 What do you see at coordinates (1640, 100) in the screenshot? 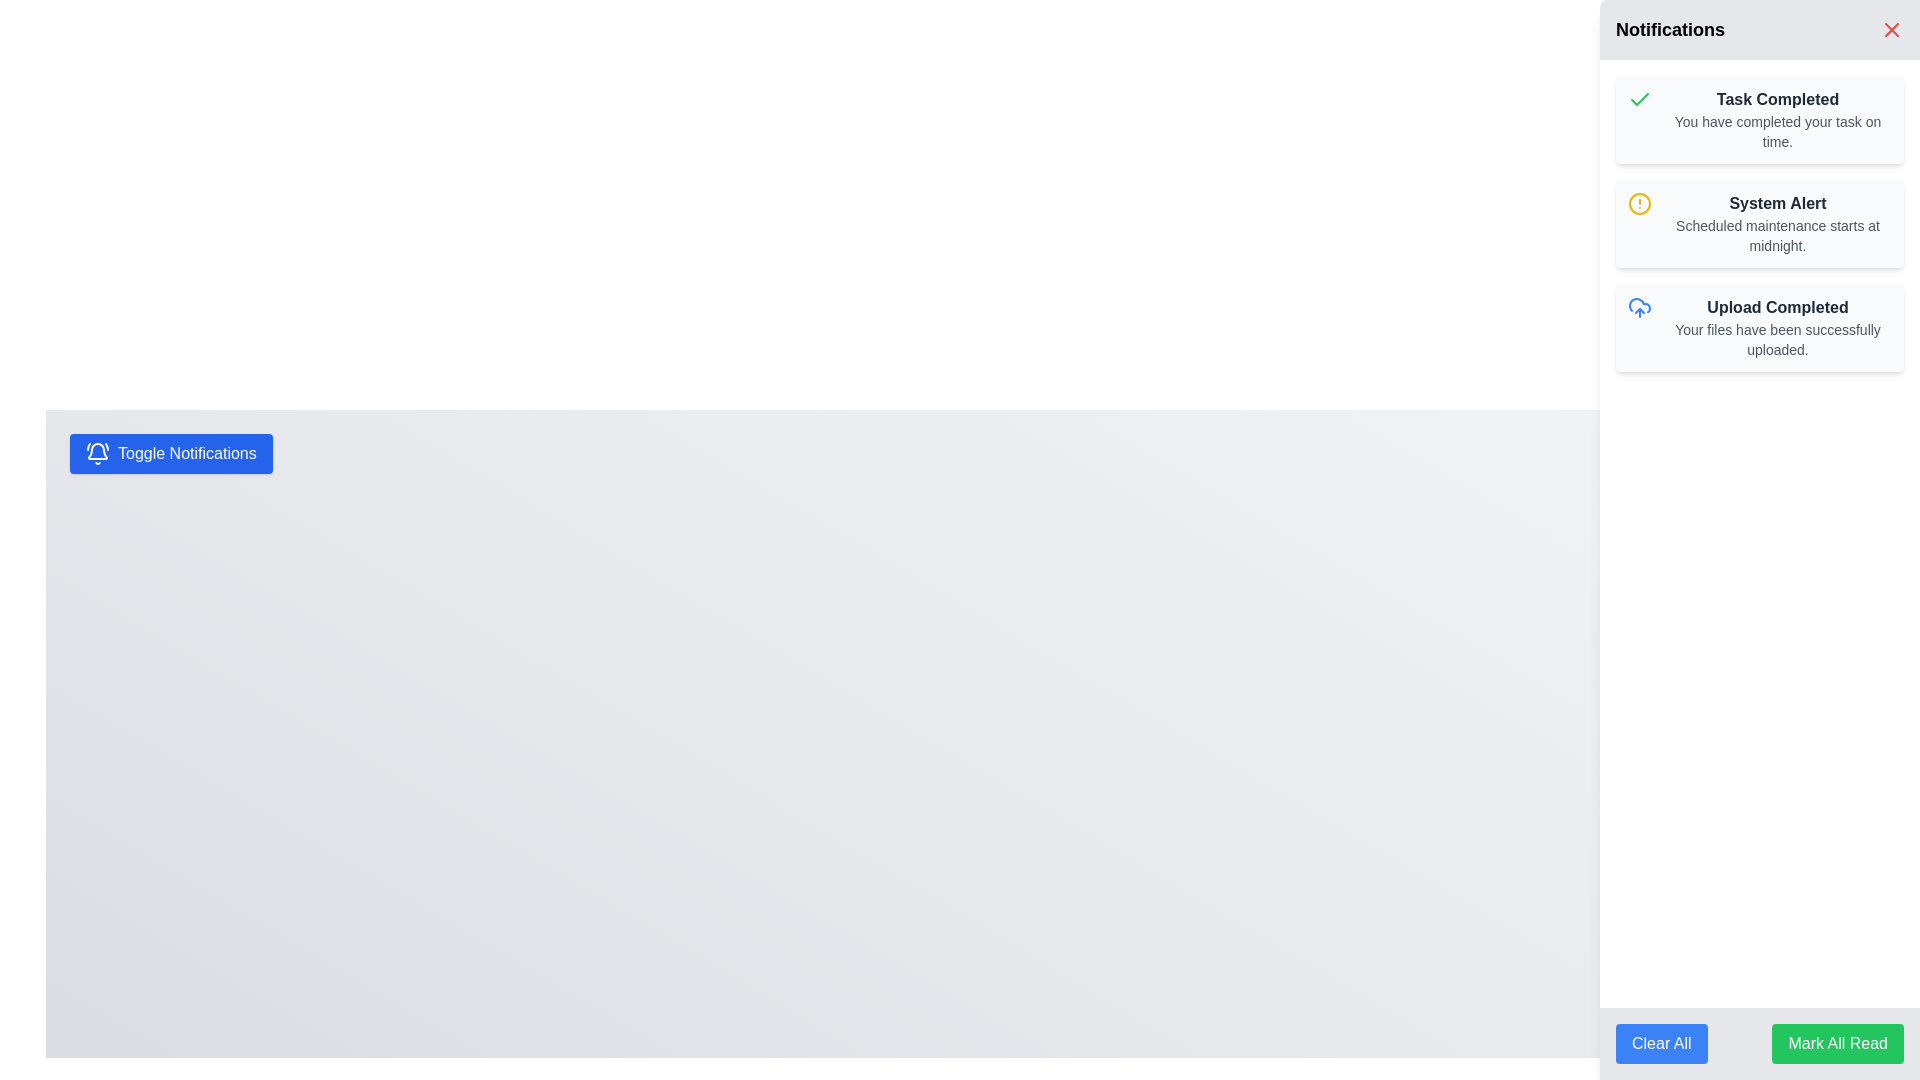
I see `the green checkmark icon located on the left side of the notification panel under the heading 'Notifications', which precedes the text 'Task Completed'` at bounding box center [1640, 100].